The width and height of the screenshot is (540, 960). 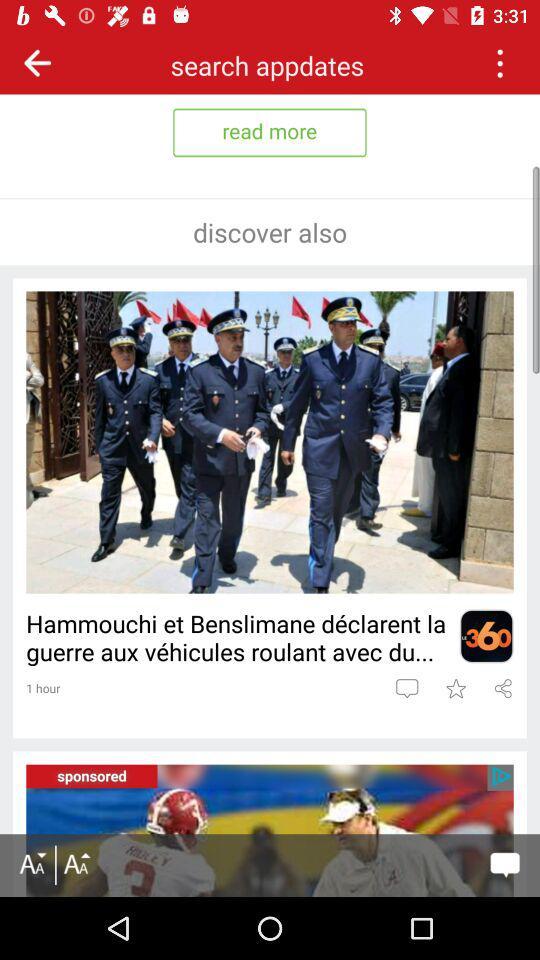 What do you see at coordinates (455, 688) in the screenshot?
I see `the star icon` at bounding box center [455, 688].